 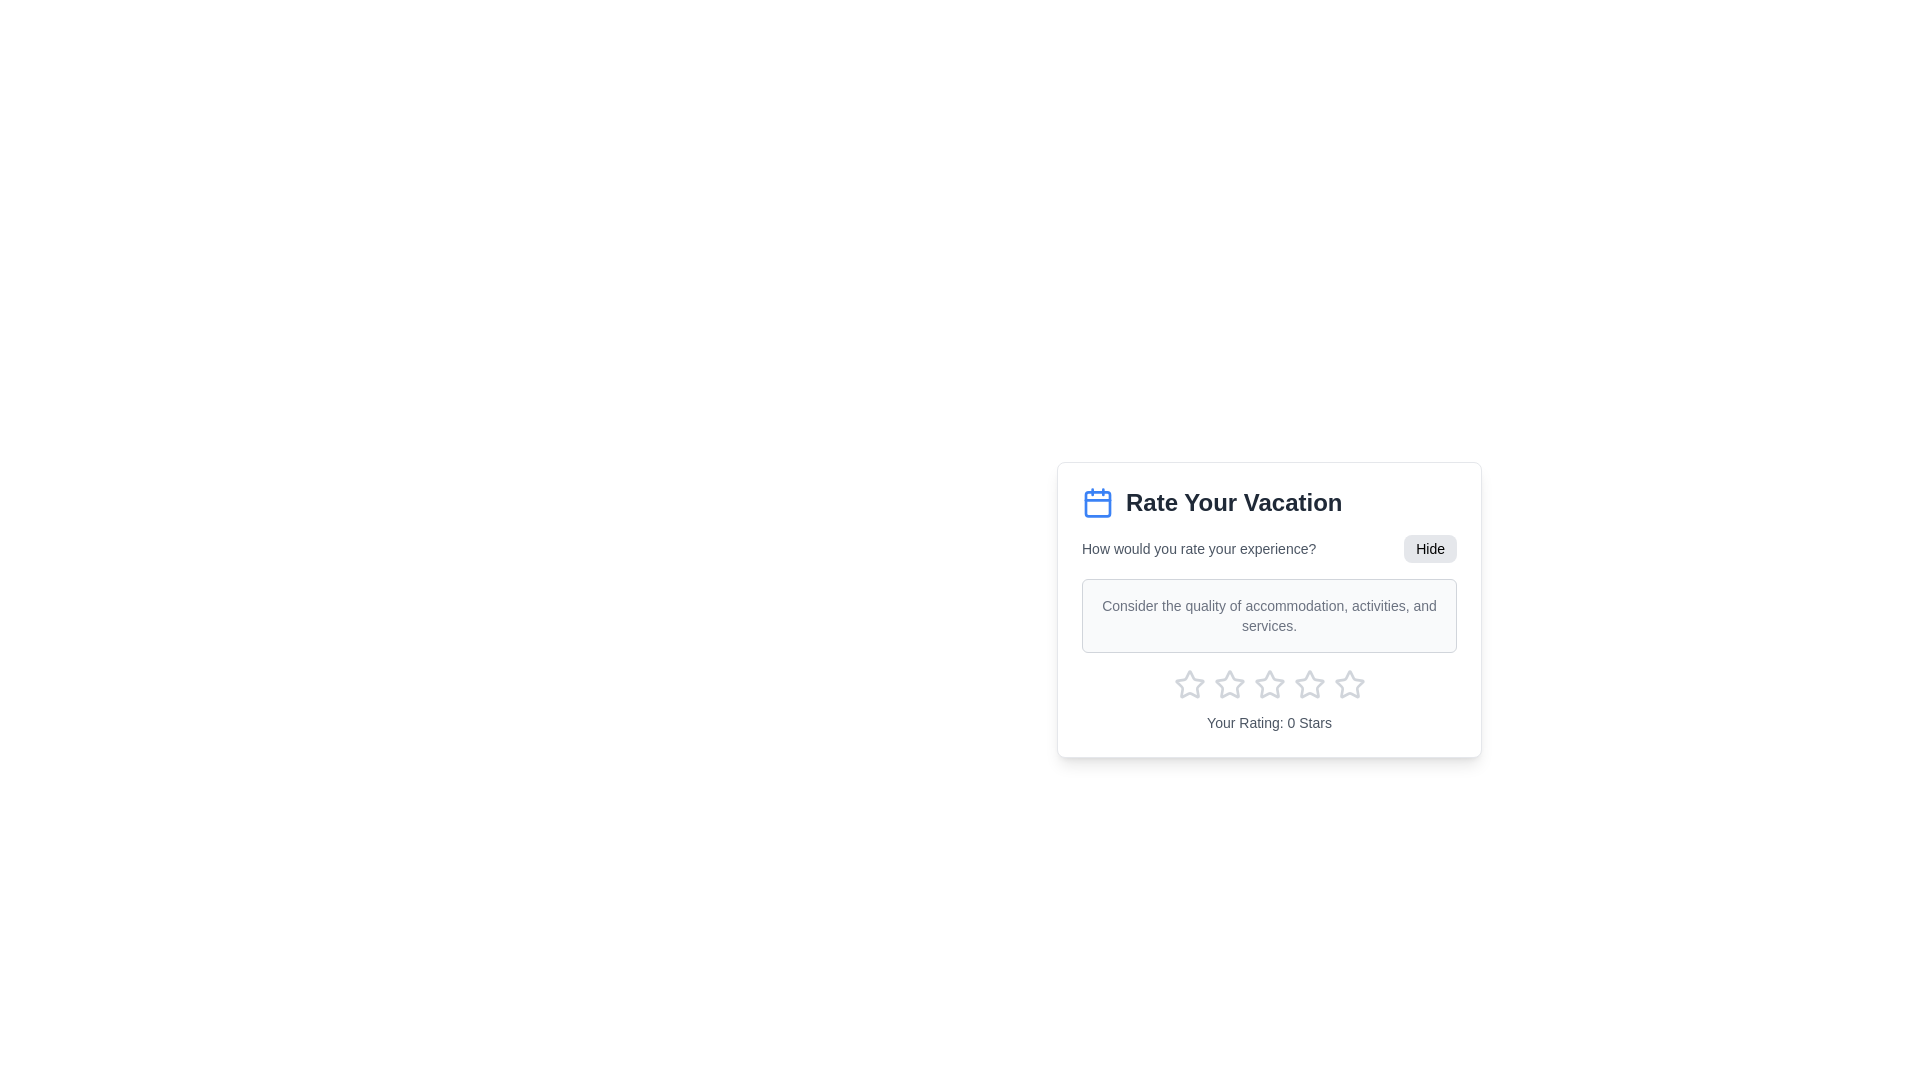 What do you see at coordinates (1309, 683) in the screenshot?
I see `the third star icon in the star rating system for accessibility, located below the text 'Consider the quality of accommodation, activities, and services.'` at bounding box center [1309, 683].